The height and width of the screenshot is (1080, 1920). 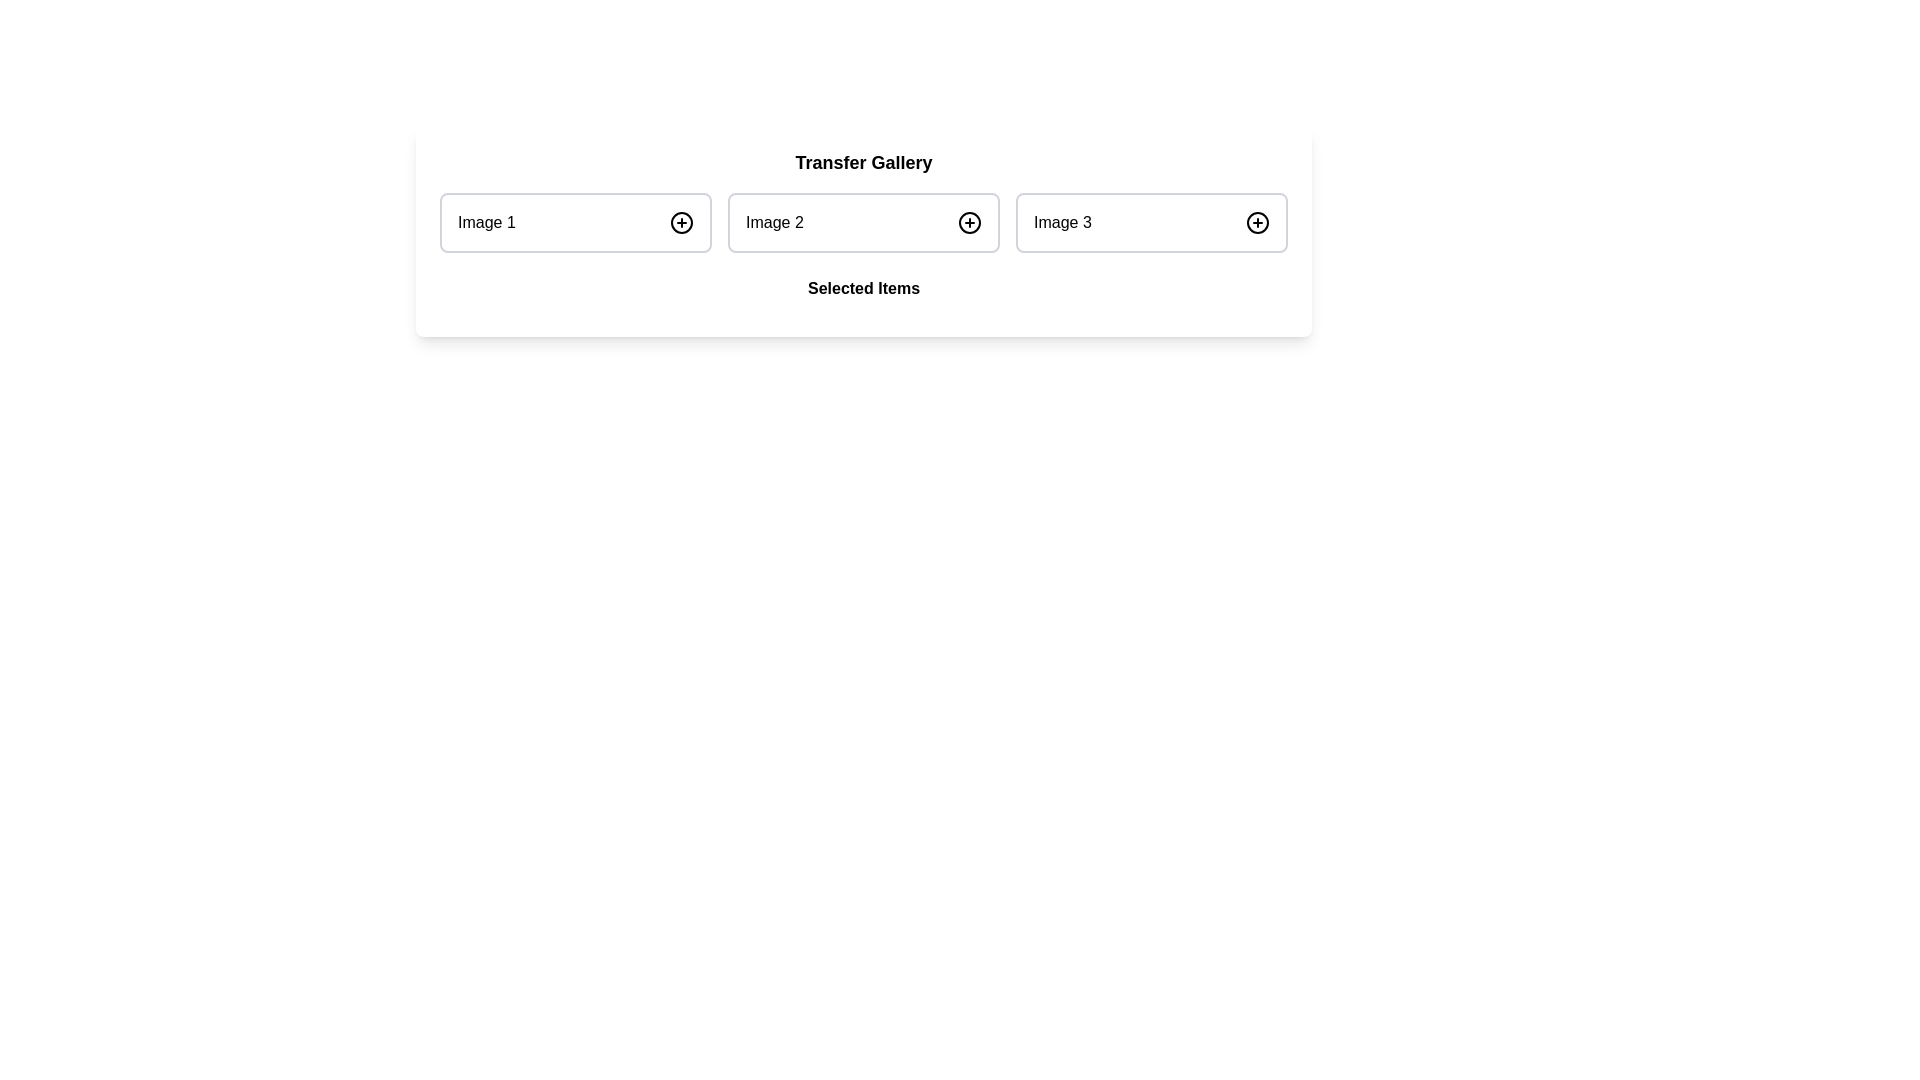 What do you see at coordinates (1256, 223) in the screenshot?
I see `the circular button with a plus sign, located to the right of the 'Image 3' label` at bounding box center [1256, 223].